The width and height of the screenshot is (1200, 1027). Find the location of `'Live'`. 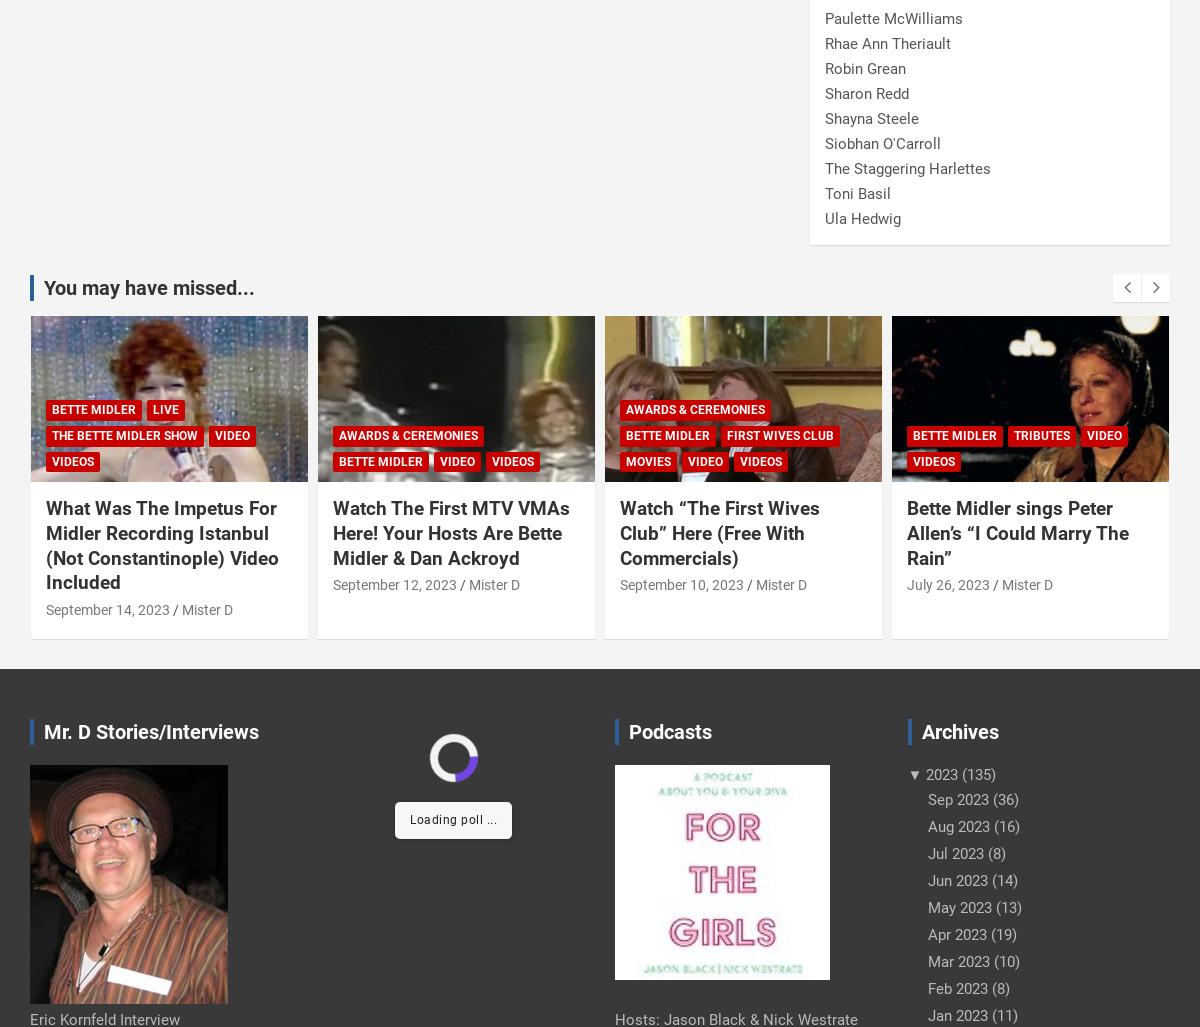

'Live' is located at coordinates (164, 408).